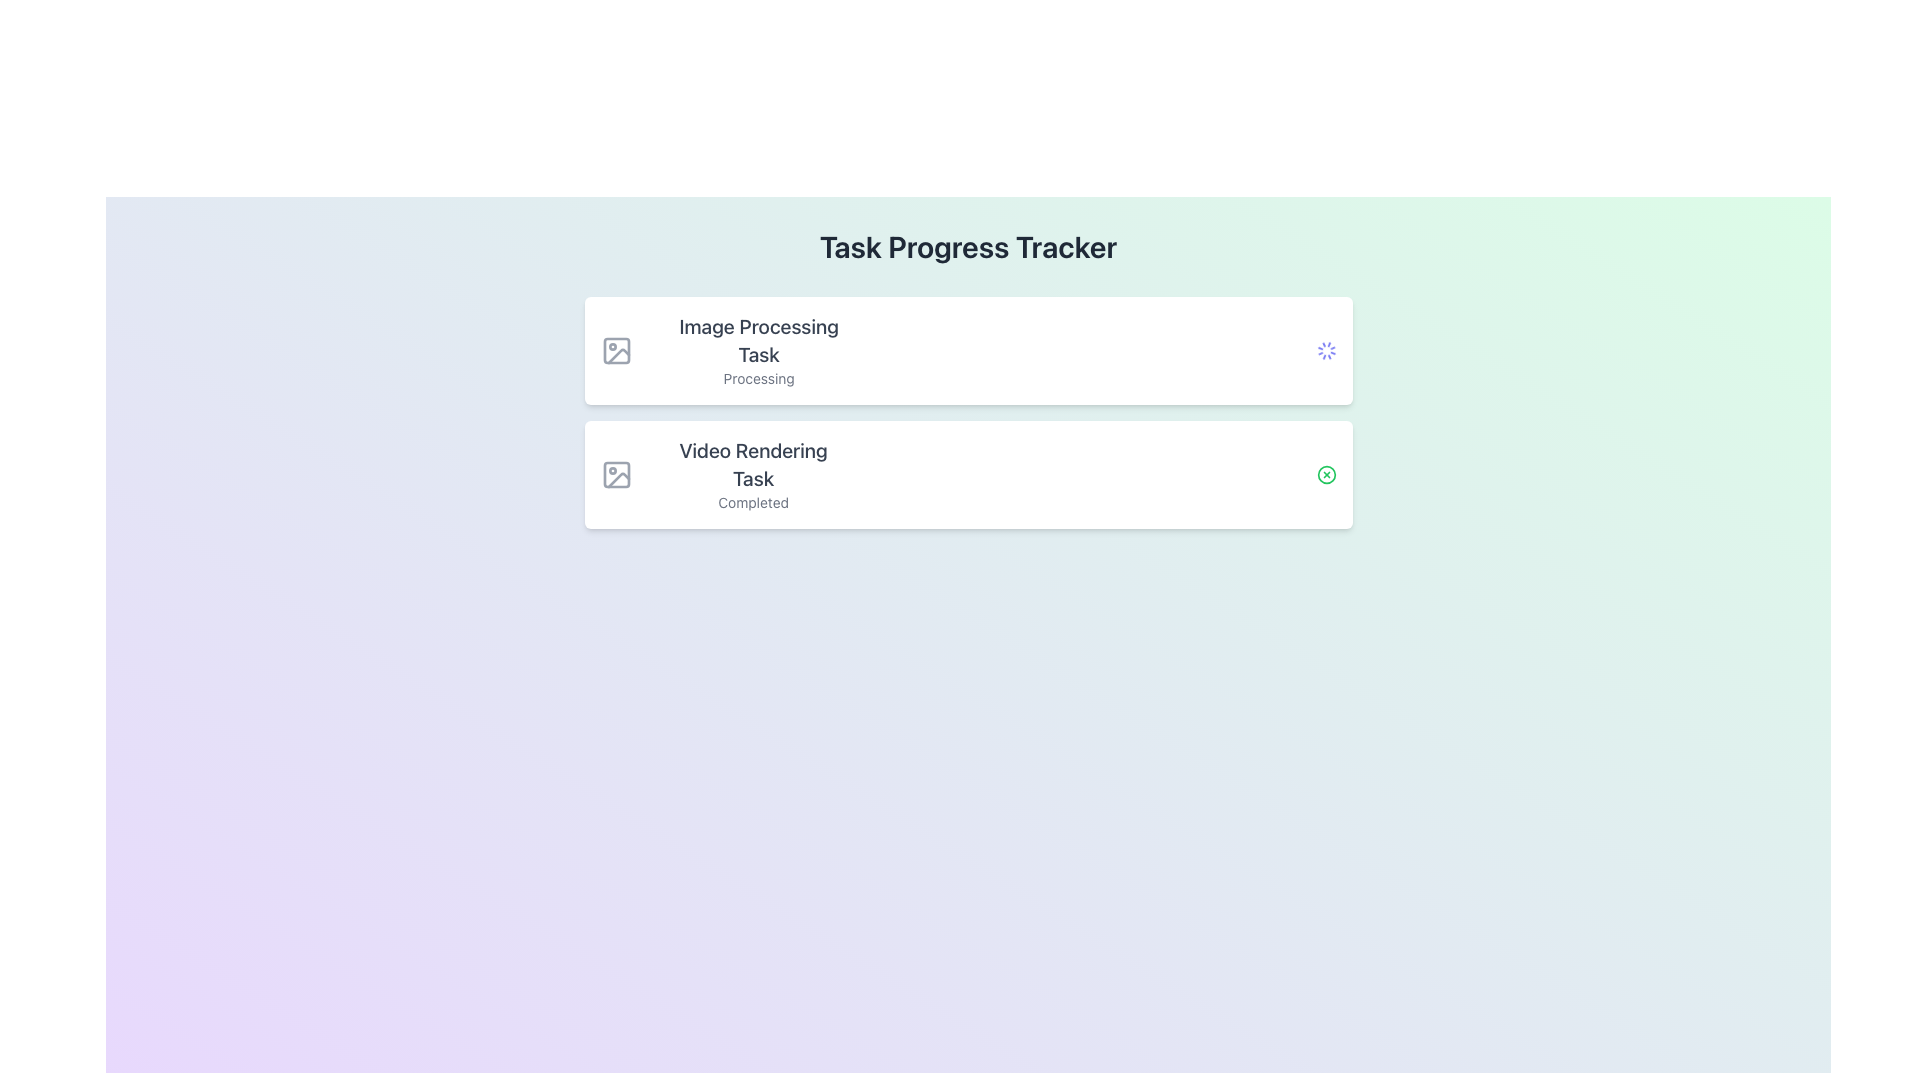 This screenshot has width=1920, height=1080. Describe the element at coordinates (1326, 474) in the screenshot. I see `the visual indicator icon located in the middle of the bottom row of the task interface that corresponds to the 'Video Rendering' task card` at that location.